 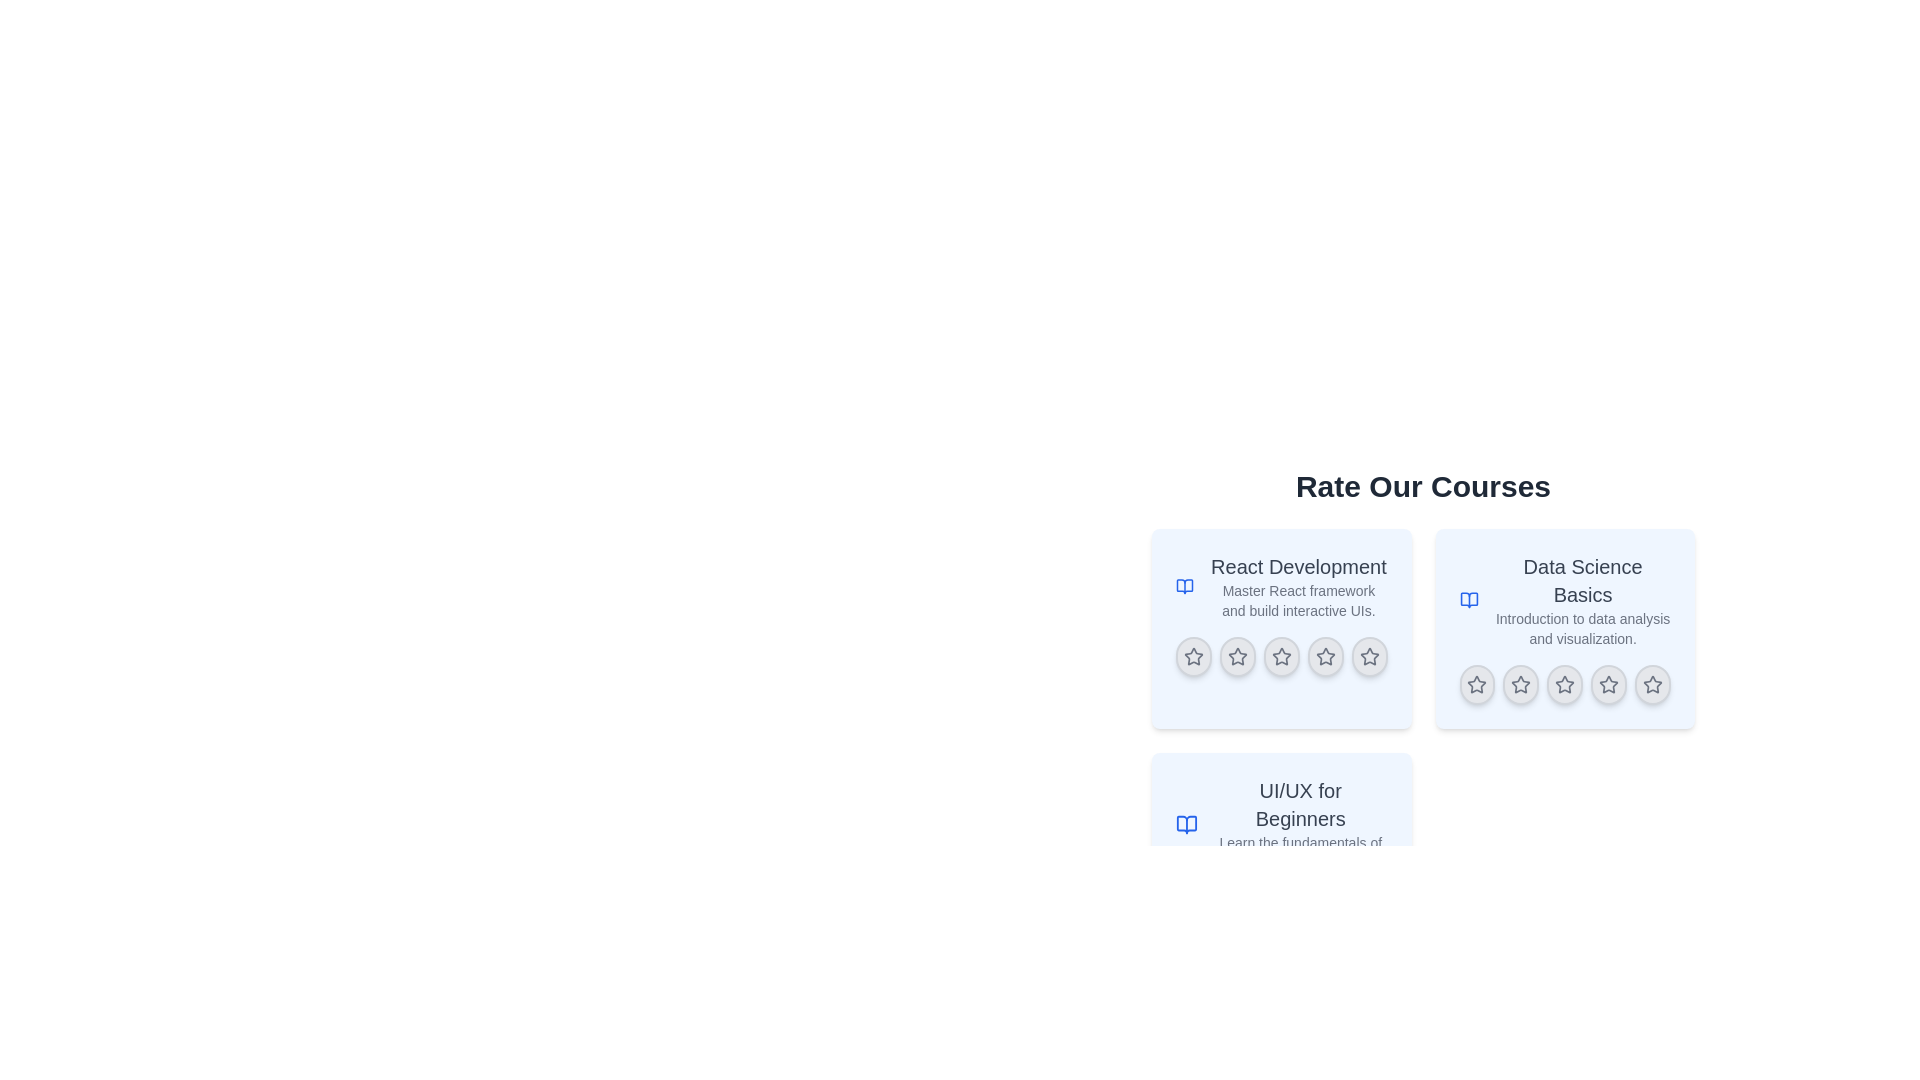 What do you see at coordinates (1193, 656) in the screenshot?
I see `the first star-shaped icon in the rating system for visual feedback` at bounding box center [1193, 656].